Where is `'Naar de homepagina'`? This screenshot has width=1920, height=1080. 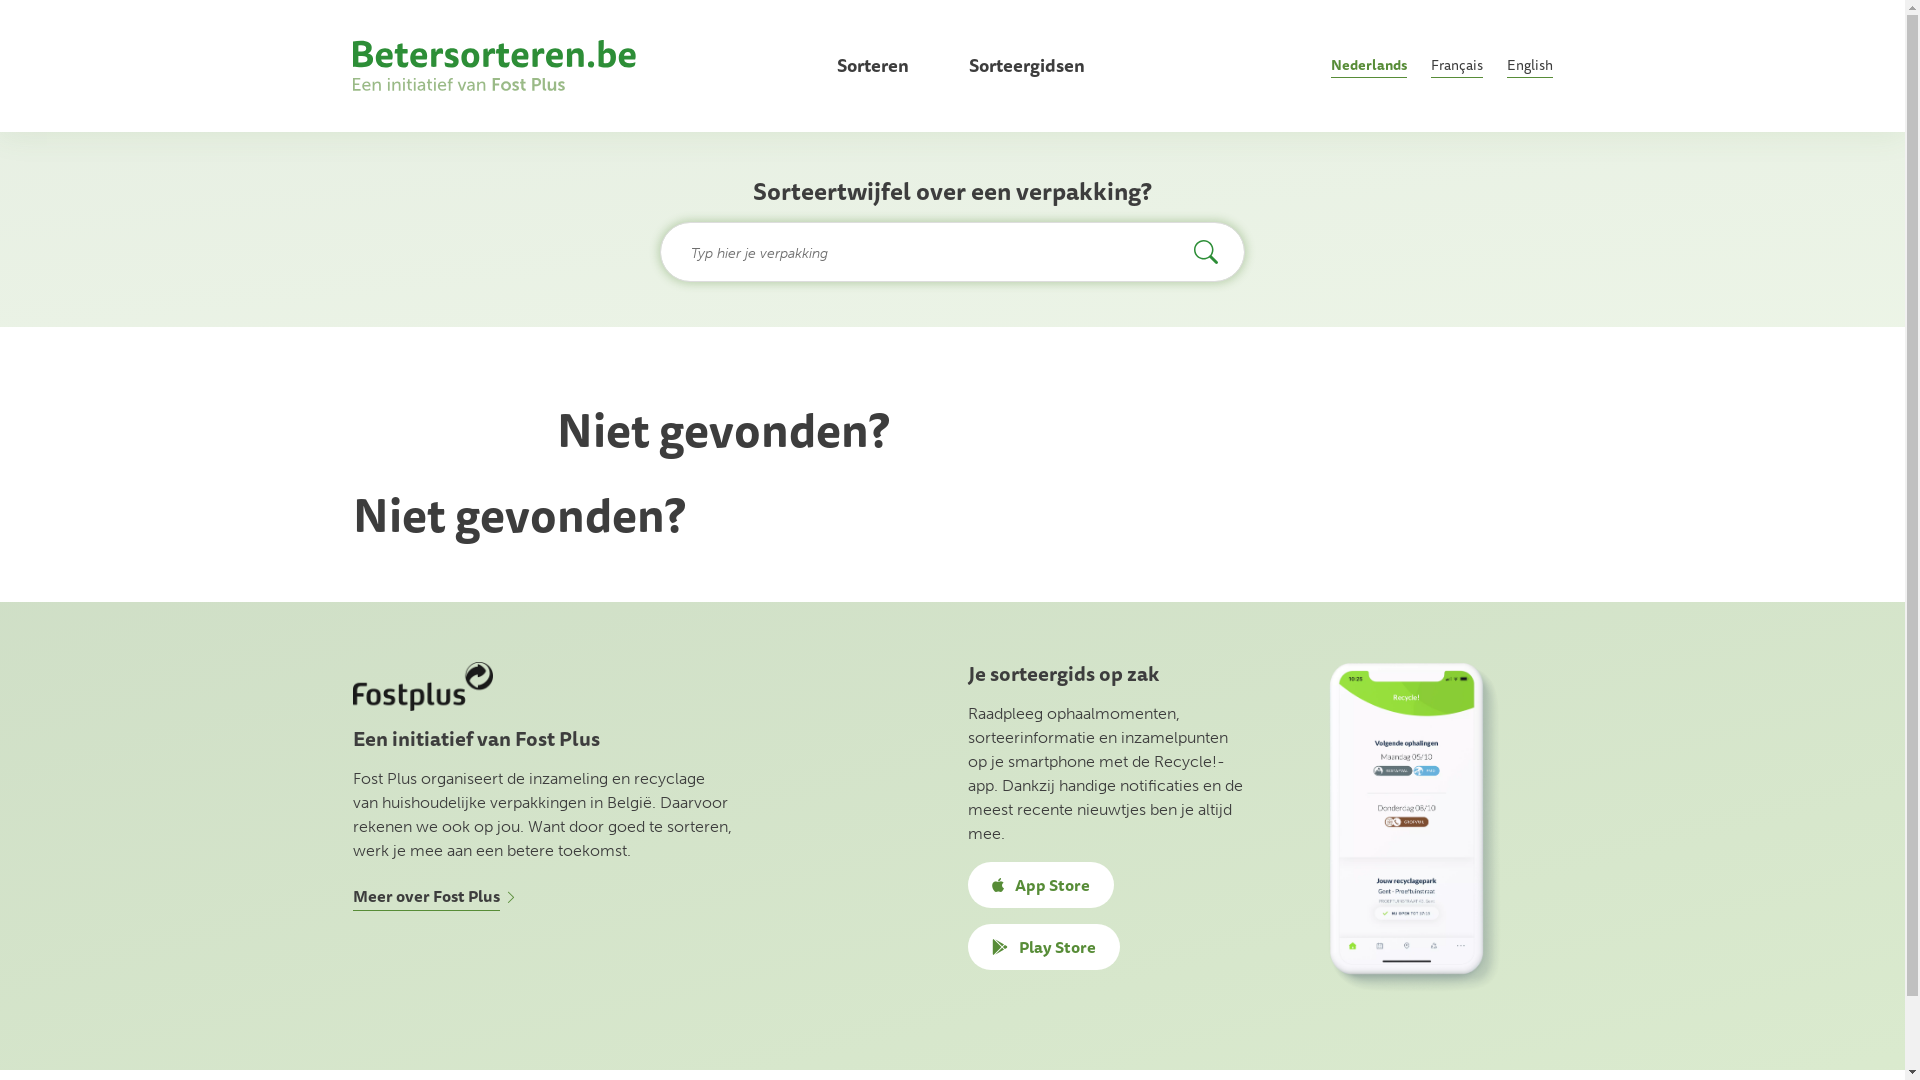 'Naar de homepagina' is located at coordinates (493, 64).